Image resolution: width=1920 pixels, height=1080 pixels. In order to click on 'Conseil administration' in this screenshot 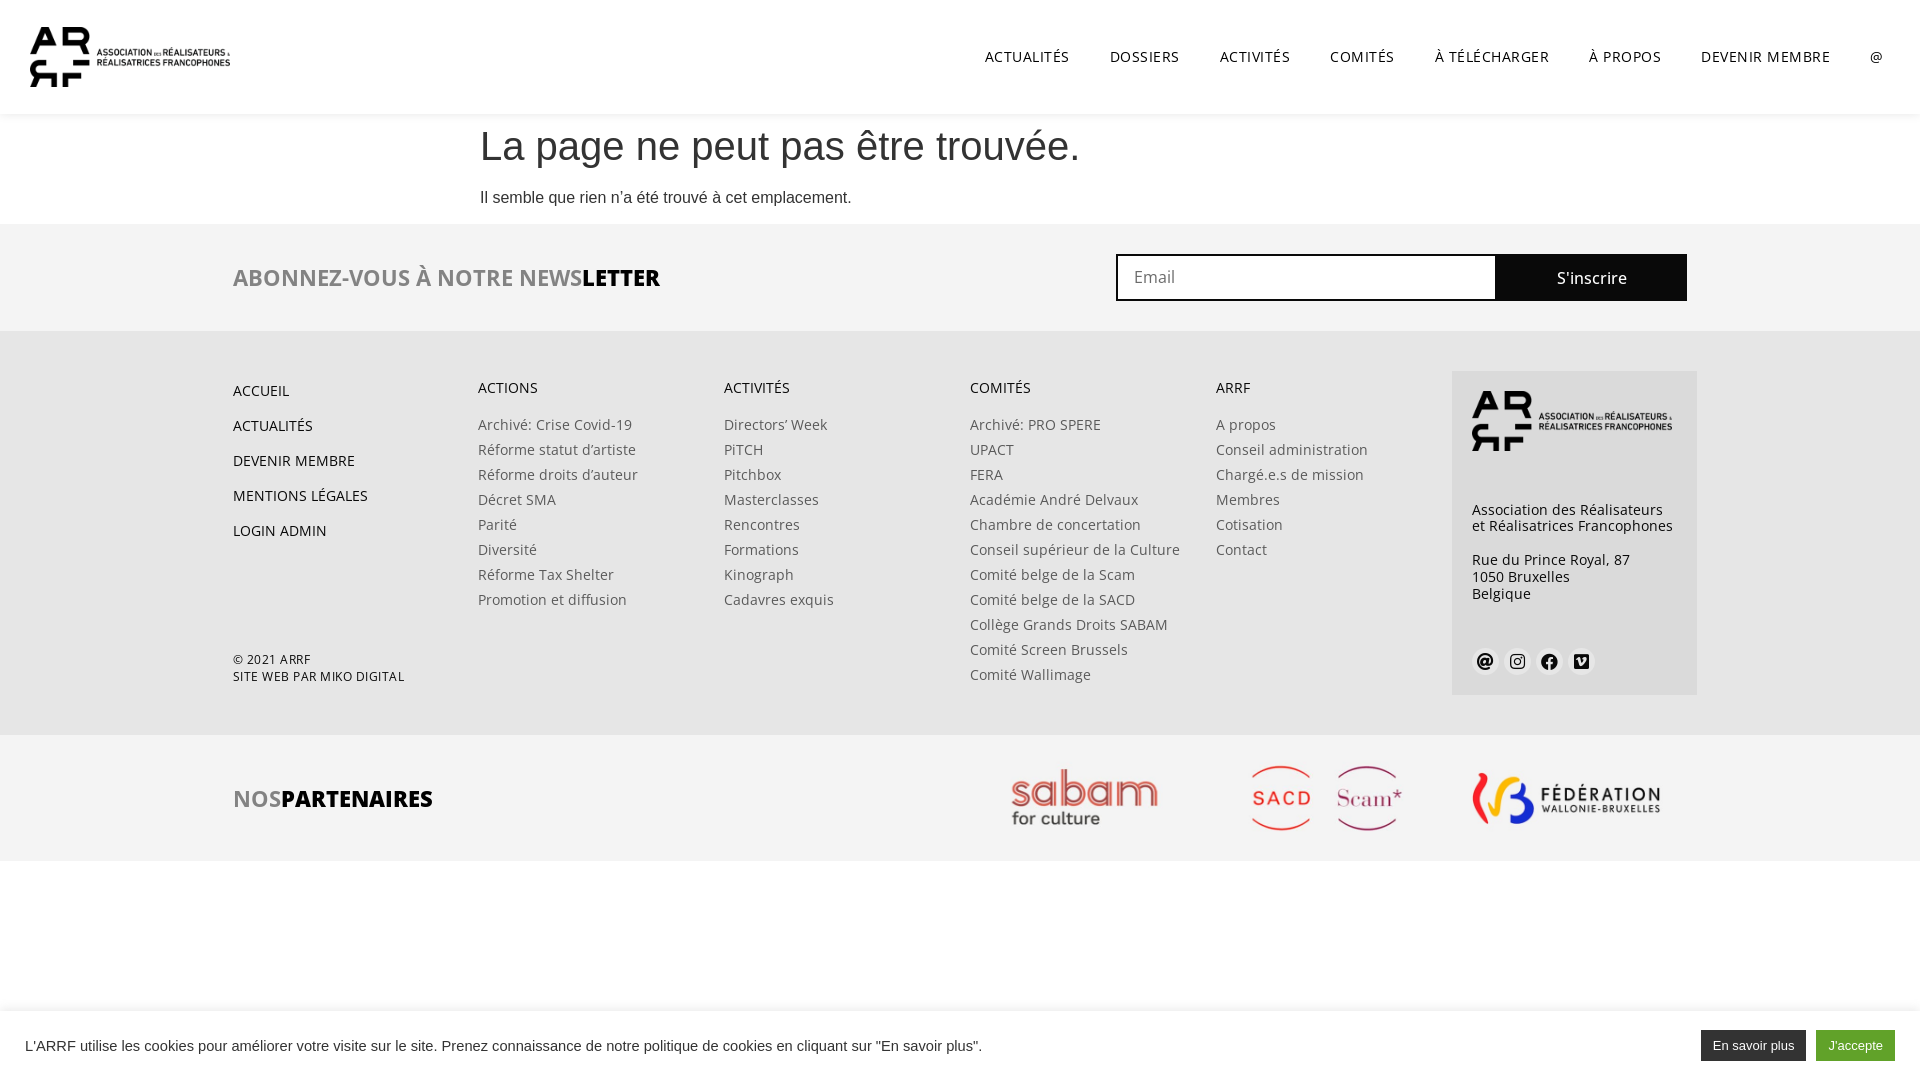, I will do `click(1329, 450)`.